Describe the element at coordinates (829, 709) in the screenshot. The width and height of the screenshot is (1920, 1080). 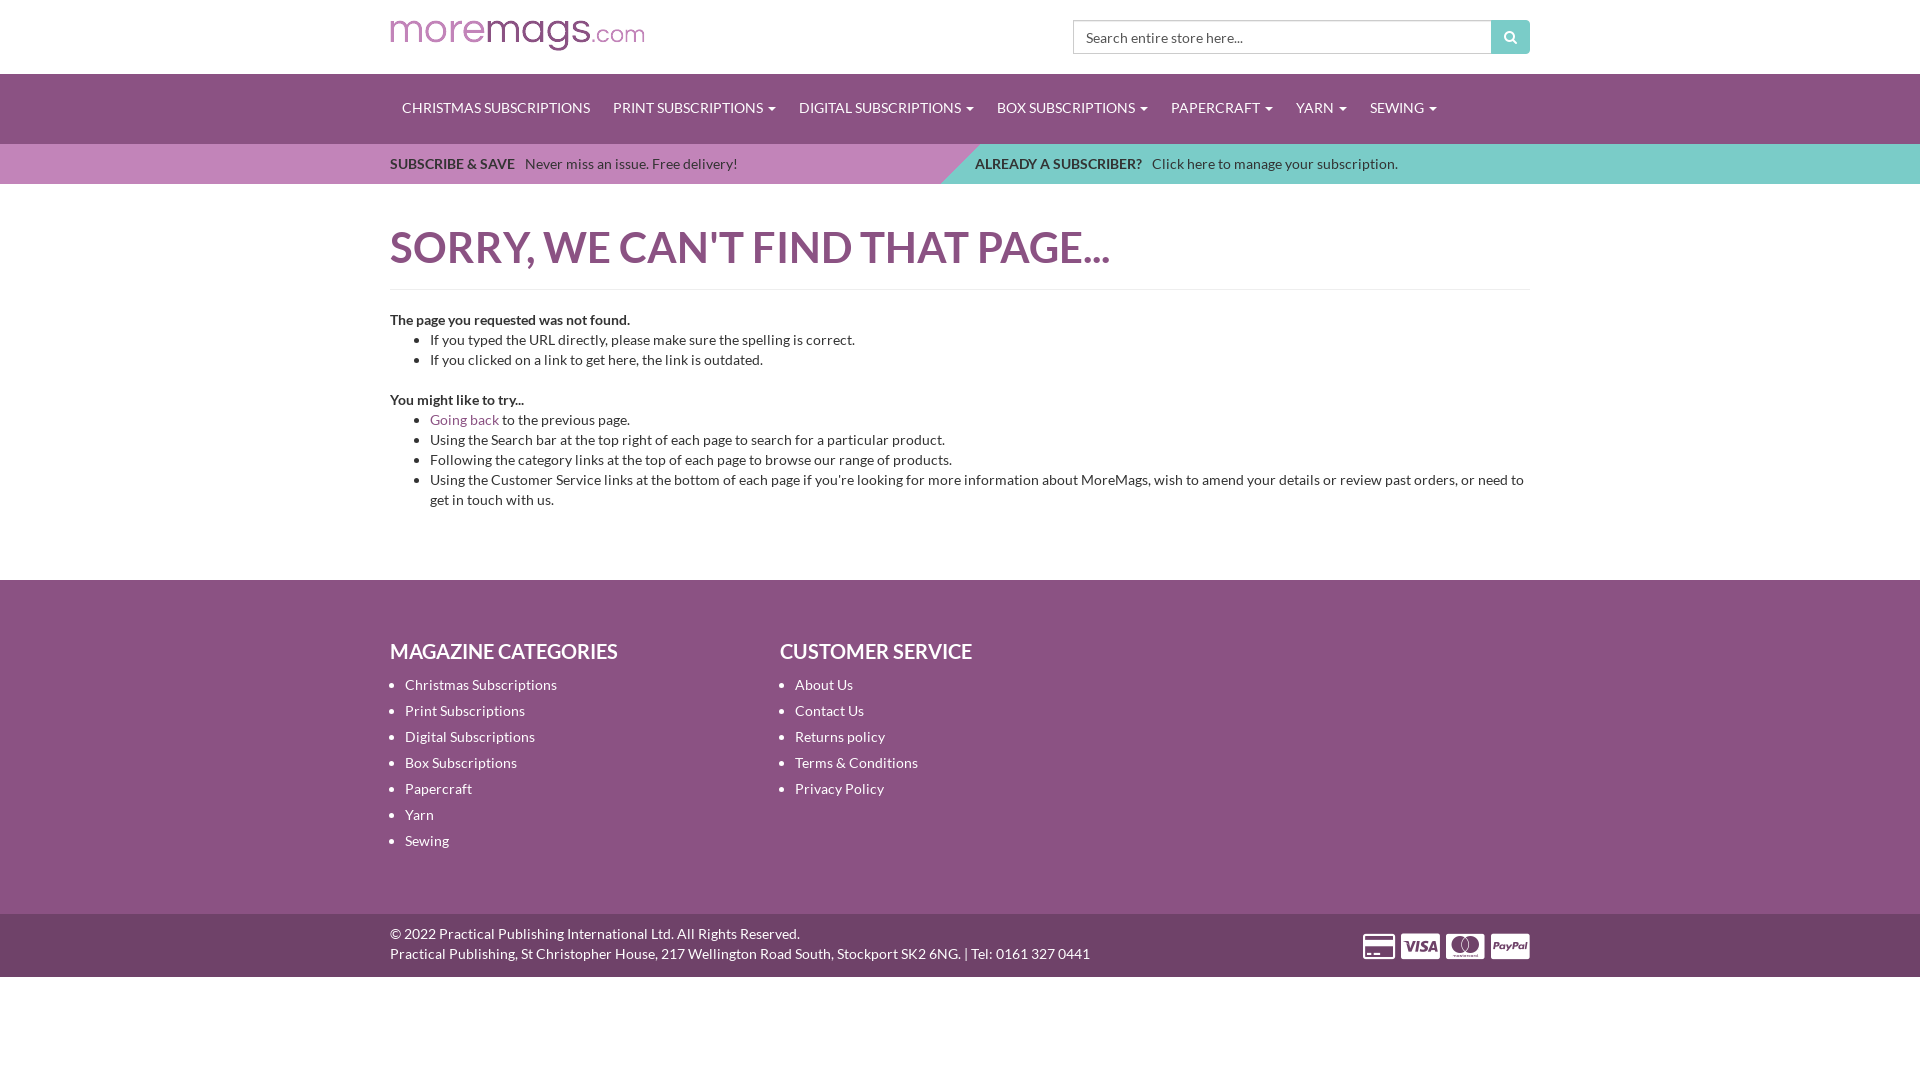
I see `'Contact Us'` at that location.